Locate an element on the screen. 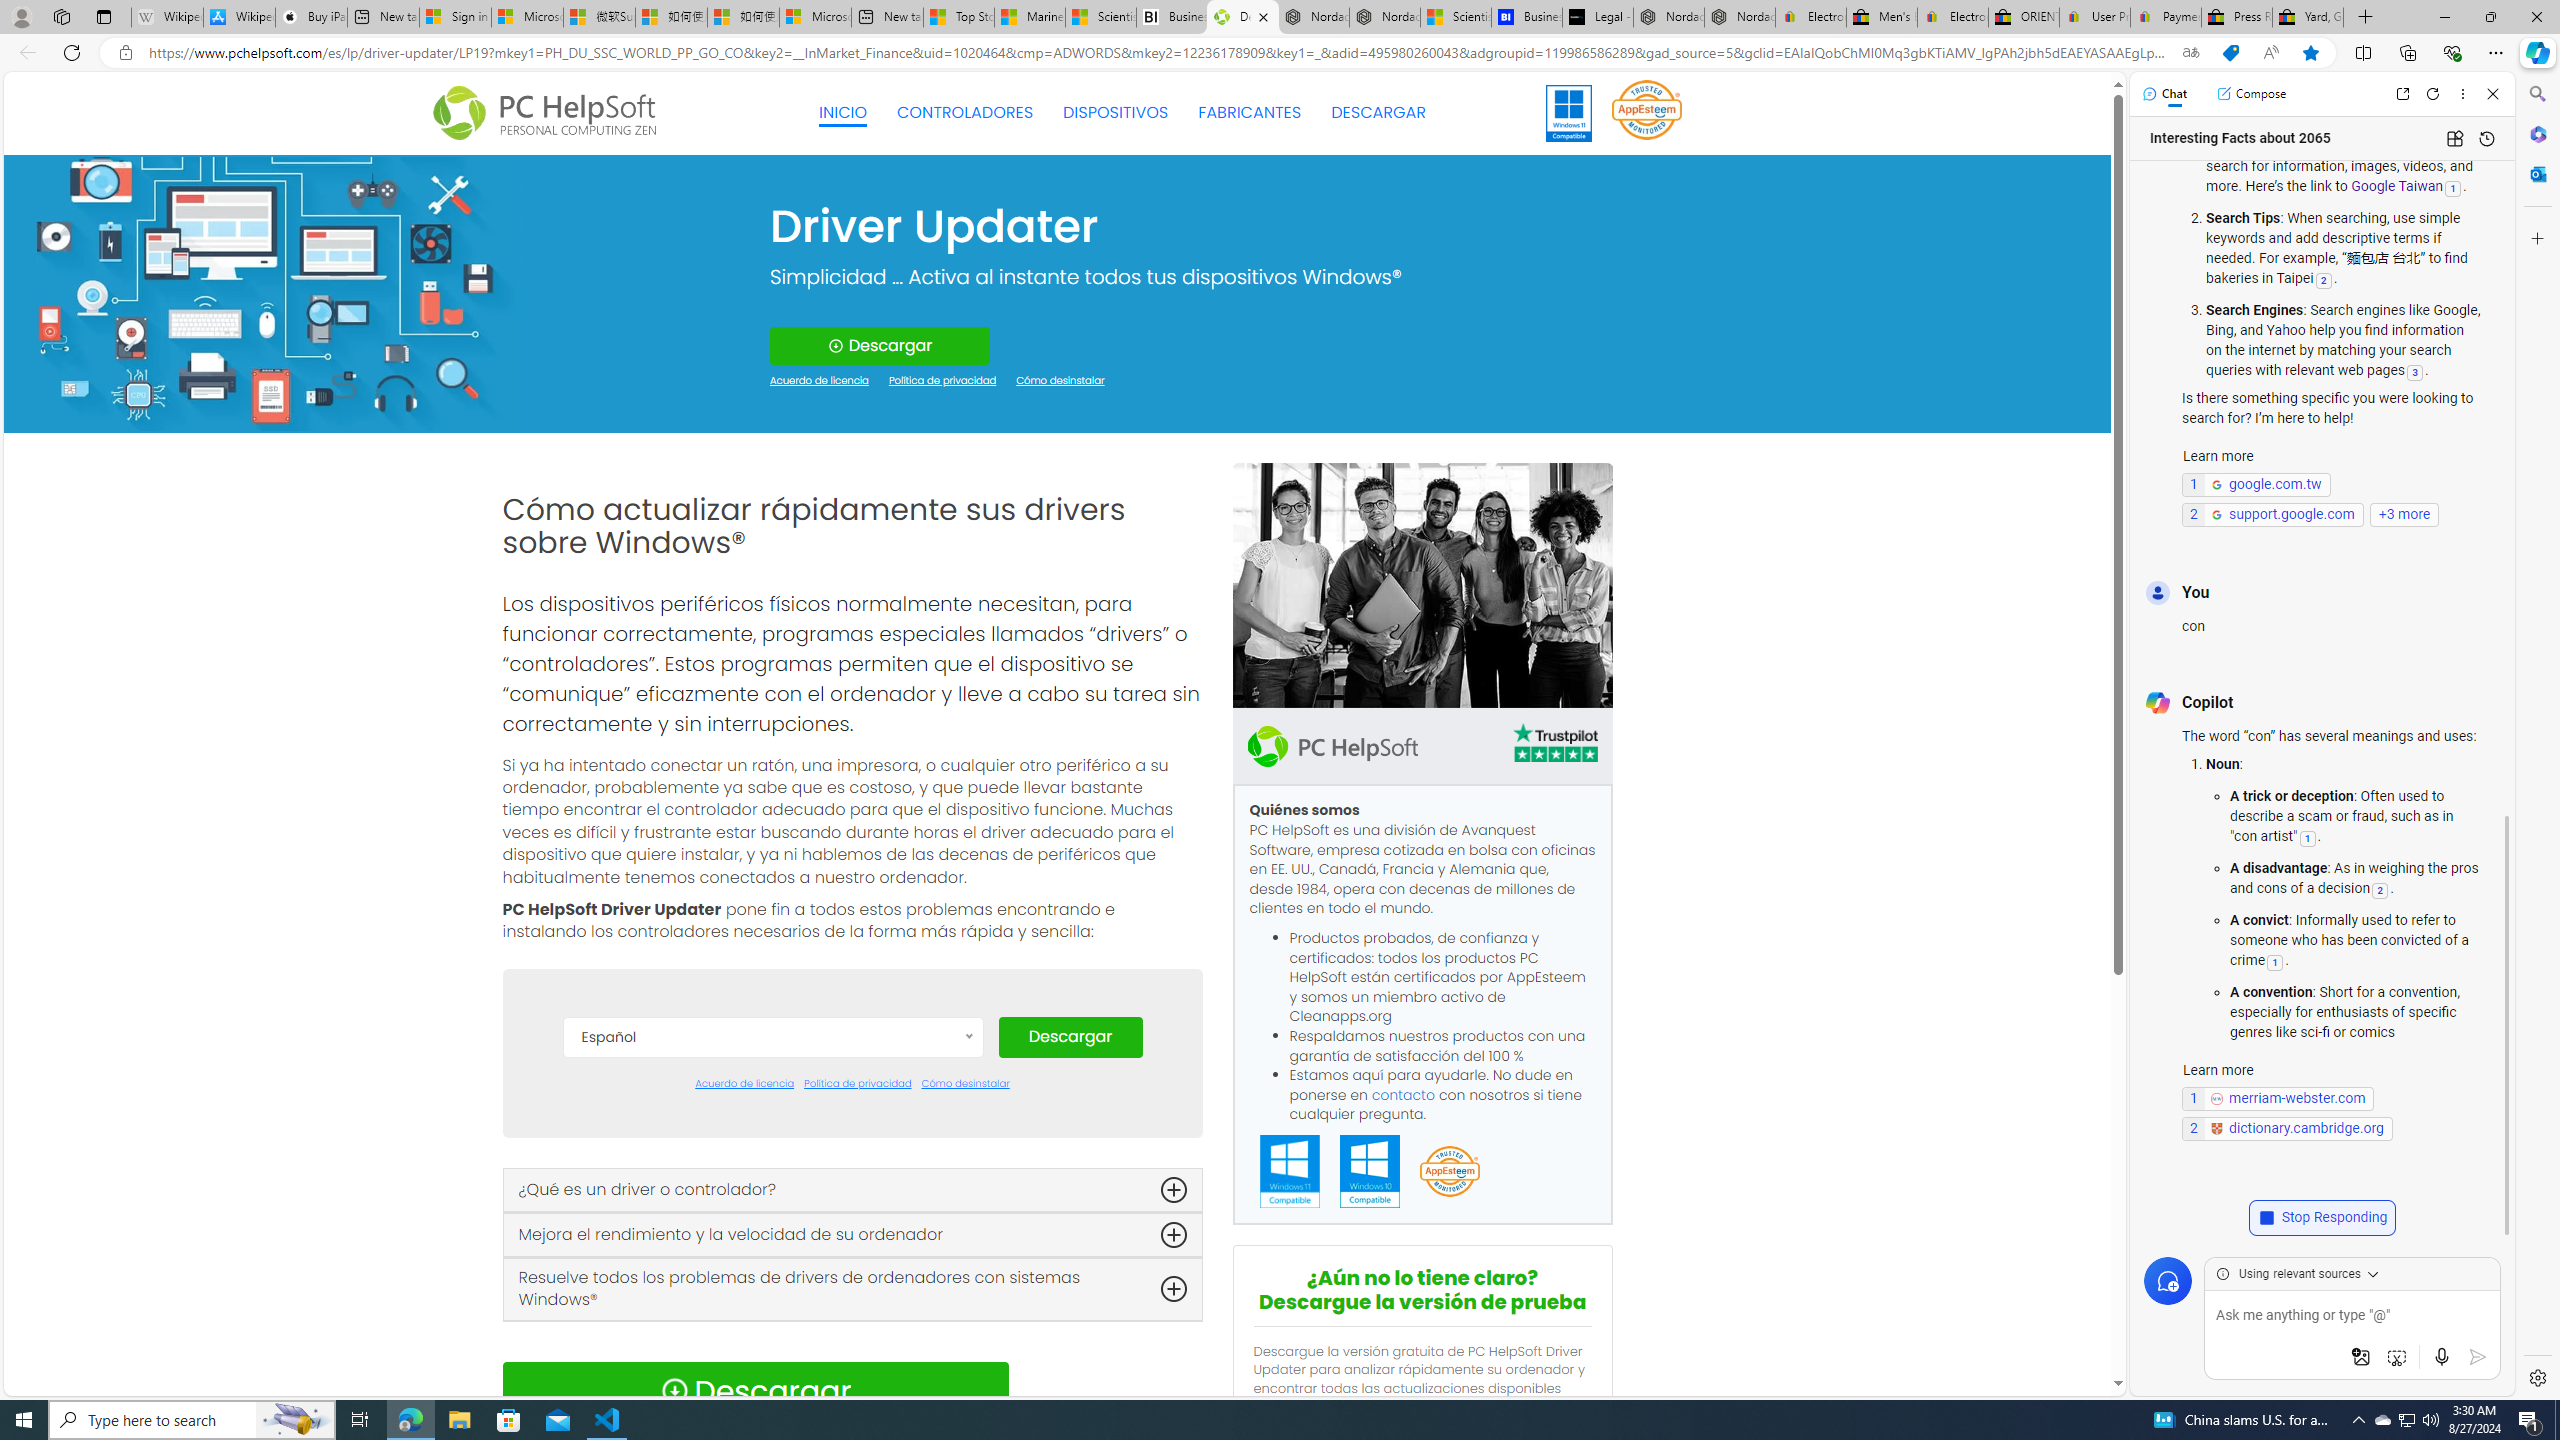 Image resolution: width=2560 pixels, height=1440 pixels. 'Download Icon Descargar' is located at coordinates (754, 1390).